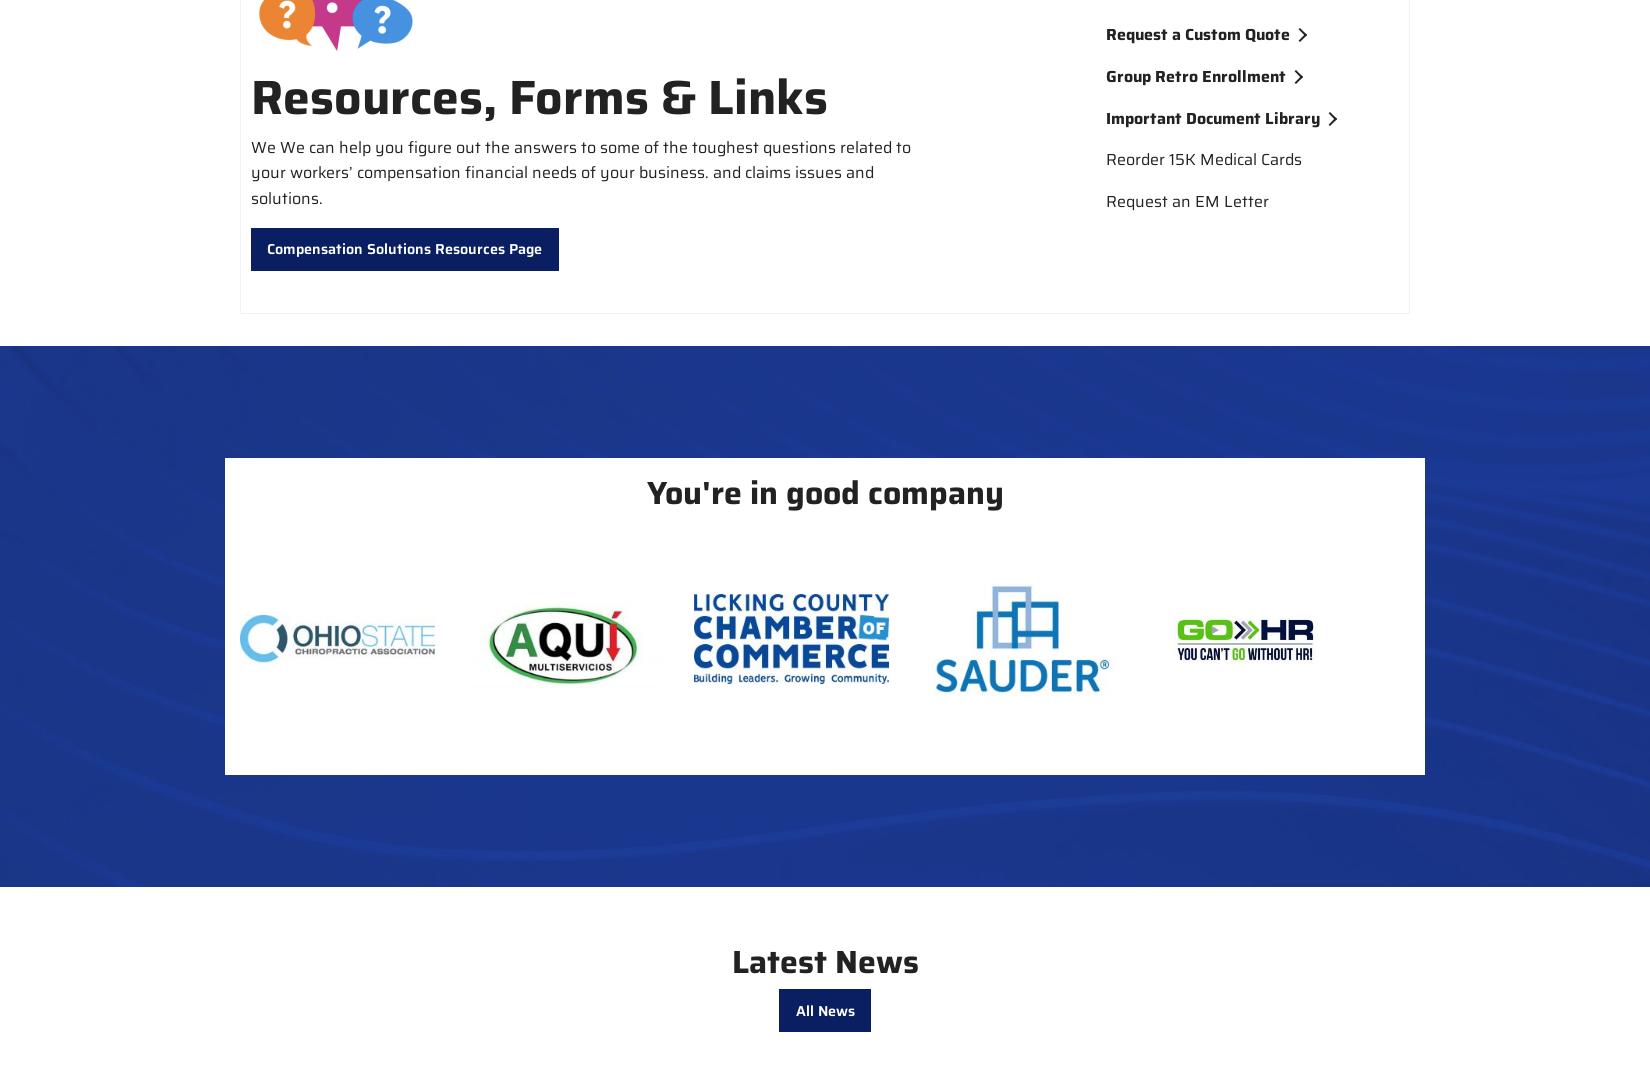  I want to click on 'Latest News', so click(823, 960).